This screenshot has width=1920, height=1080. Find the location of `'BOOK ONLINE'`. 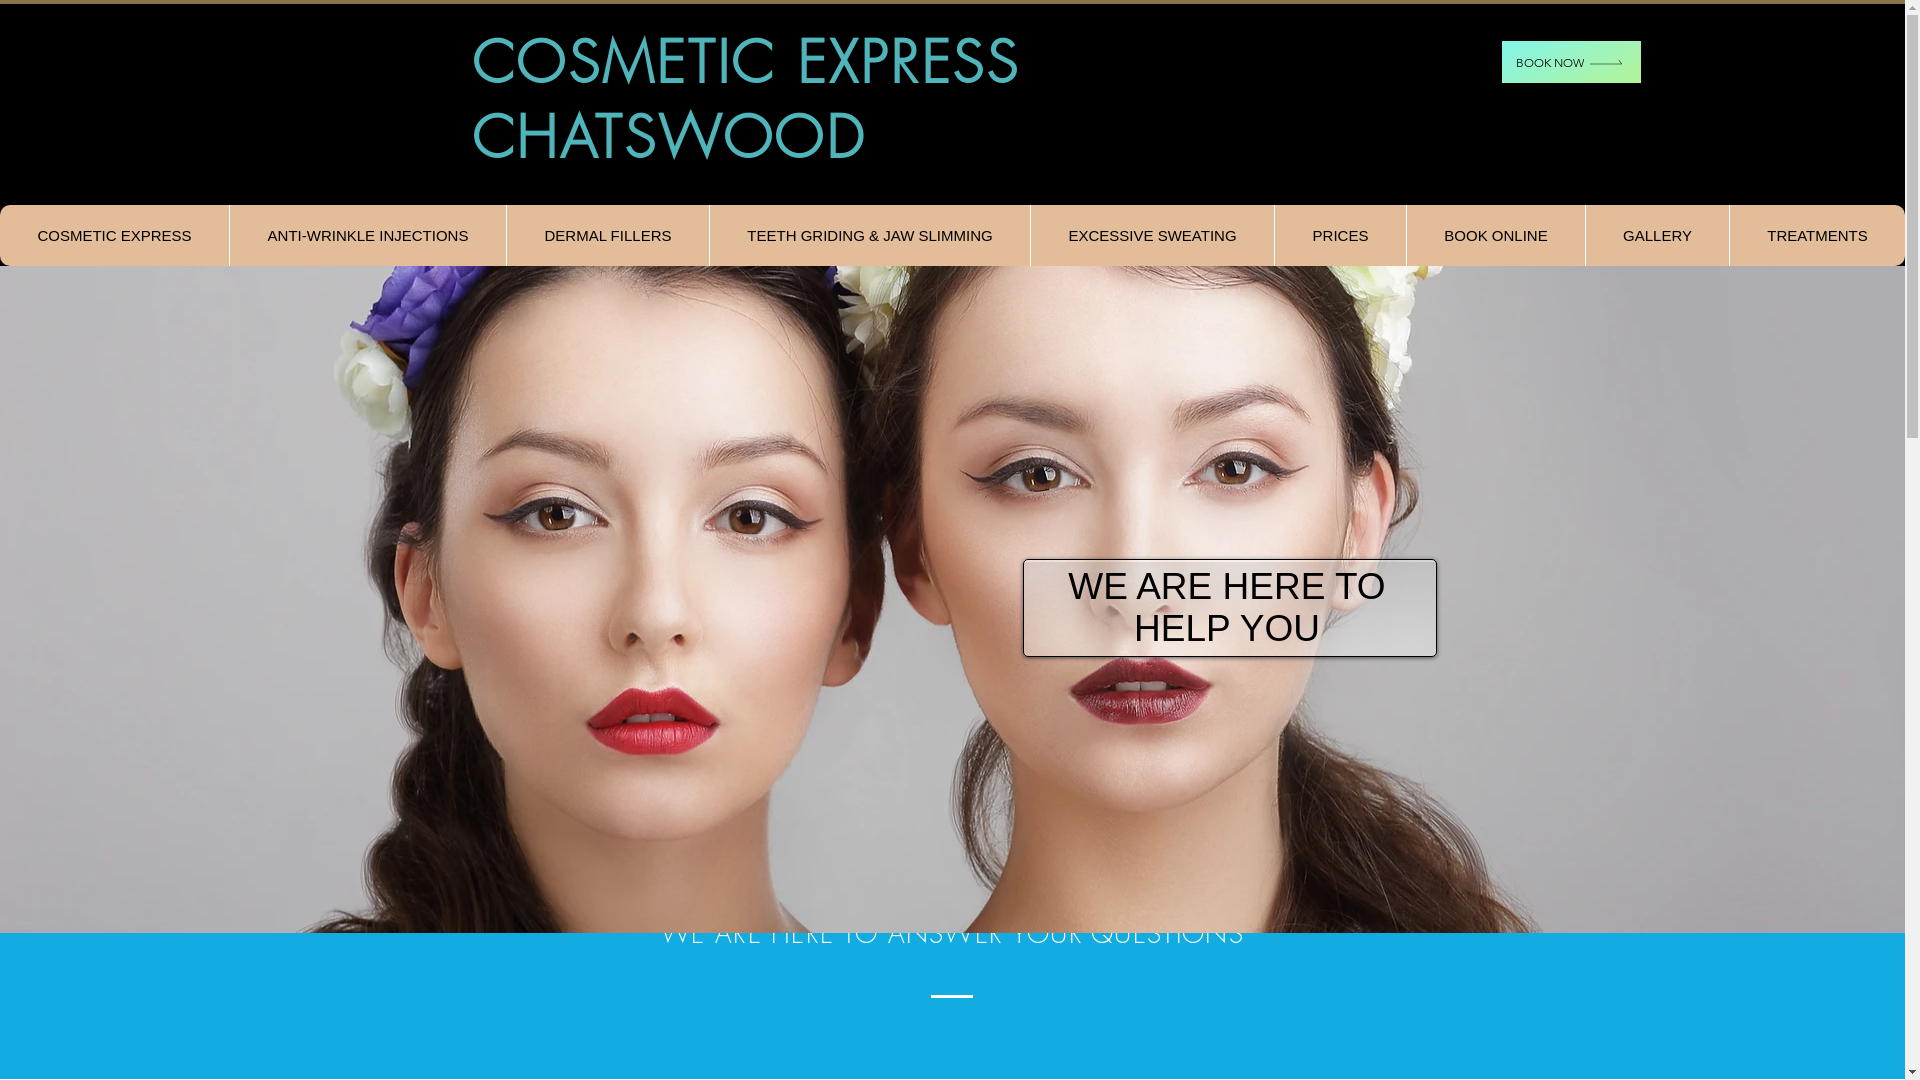

'BOOK ONLINE' is located at coordinates (1405, 234).